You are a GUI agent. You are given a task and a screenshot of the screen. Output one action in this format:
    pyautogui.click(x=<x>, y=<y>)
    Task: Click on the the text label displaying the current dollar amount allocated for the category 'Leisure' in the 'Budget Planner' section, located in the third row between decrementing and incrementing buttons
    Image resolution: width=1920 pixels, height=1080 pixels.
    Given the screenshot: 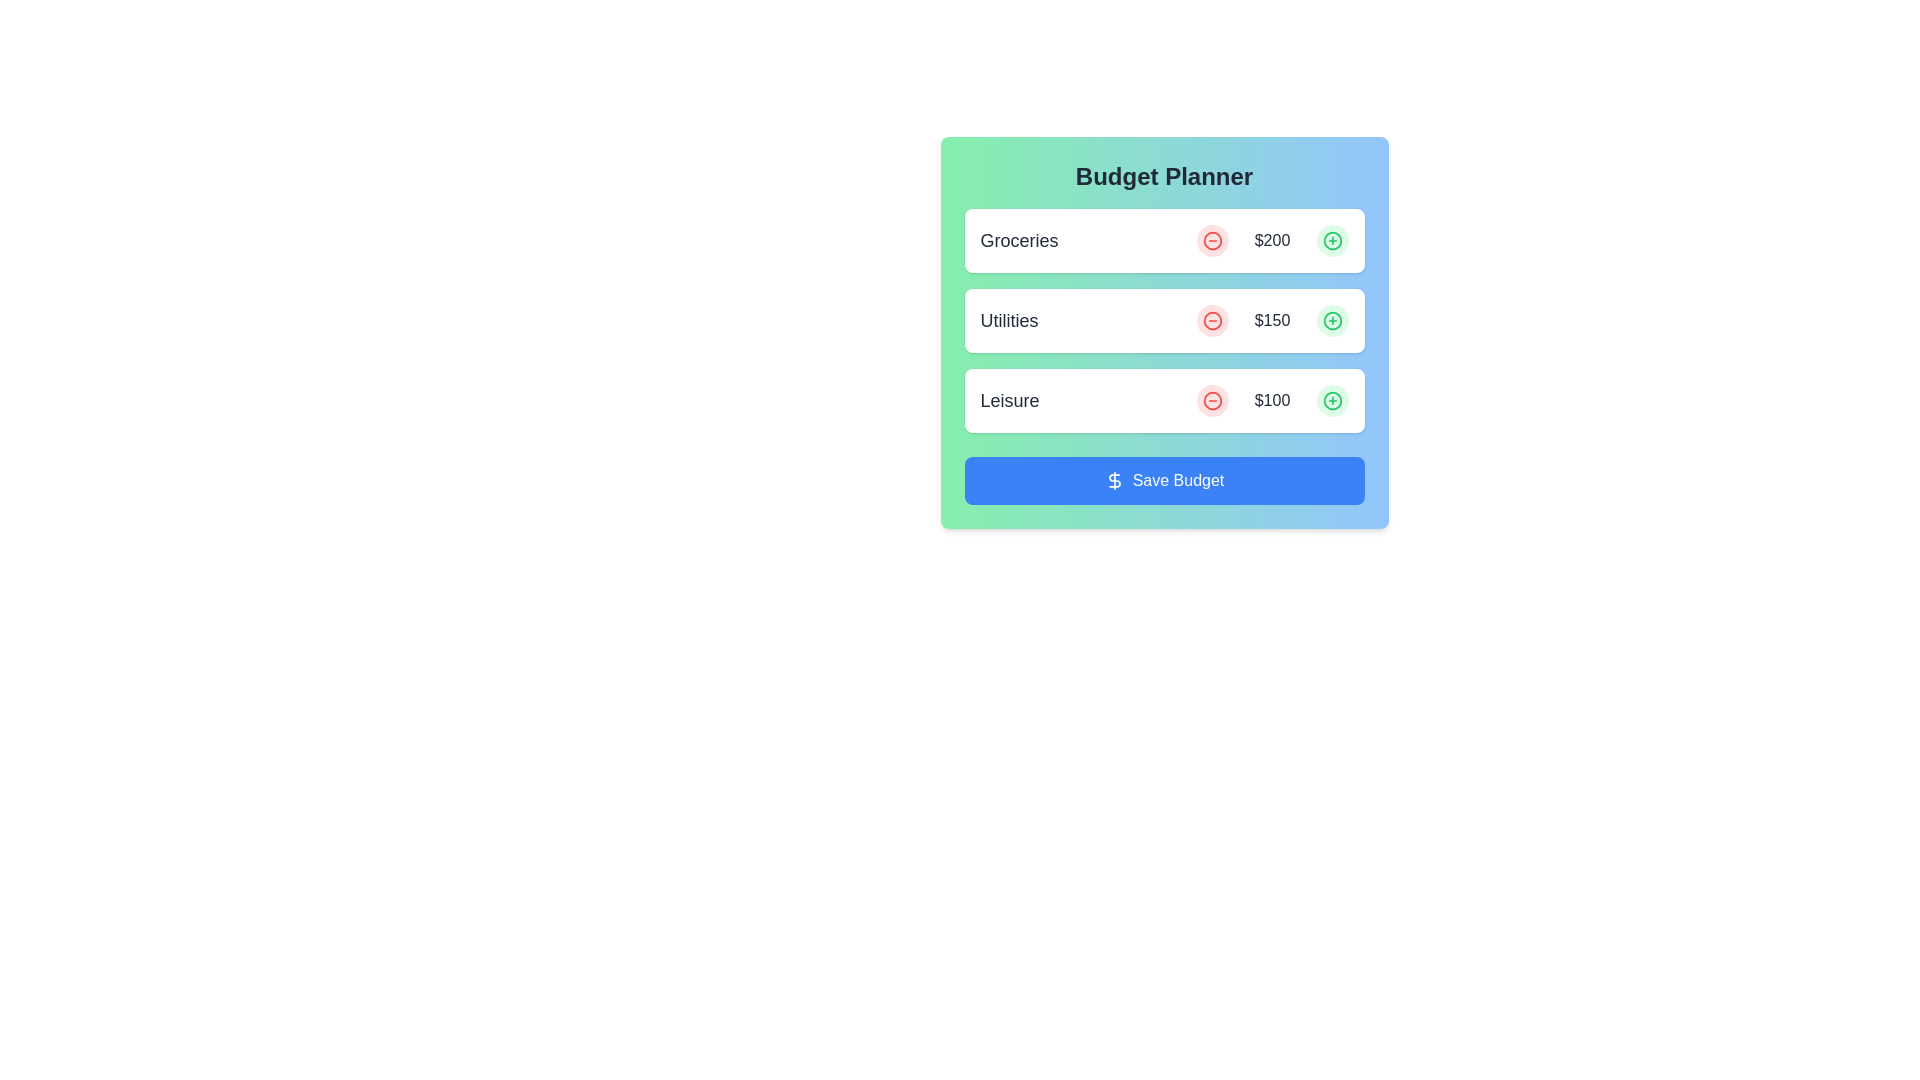 What is the action you would take?
    pyautogui.click(x=1271, y=401)
    